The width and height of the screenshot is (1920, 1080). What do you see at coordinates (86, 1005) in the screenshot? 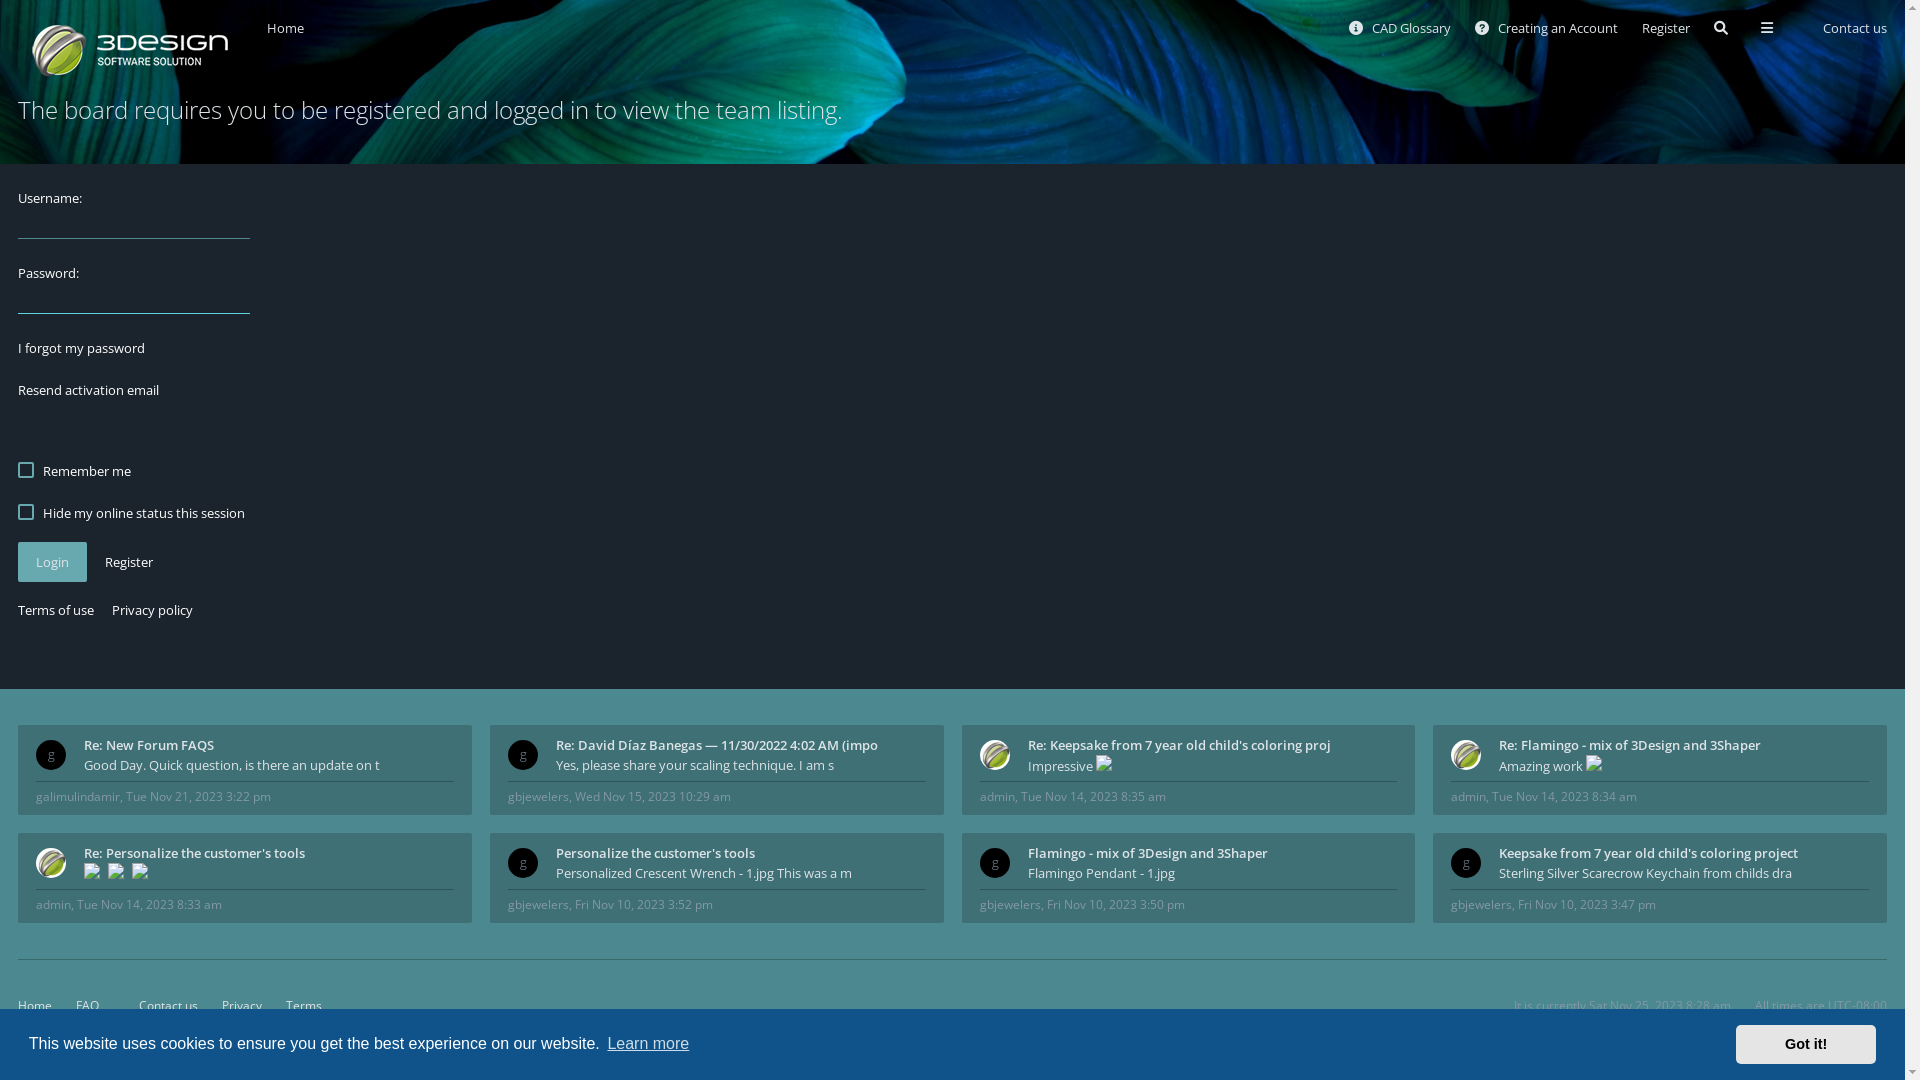
I see `'FAQ'` at bounding box center [86, 1005].